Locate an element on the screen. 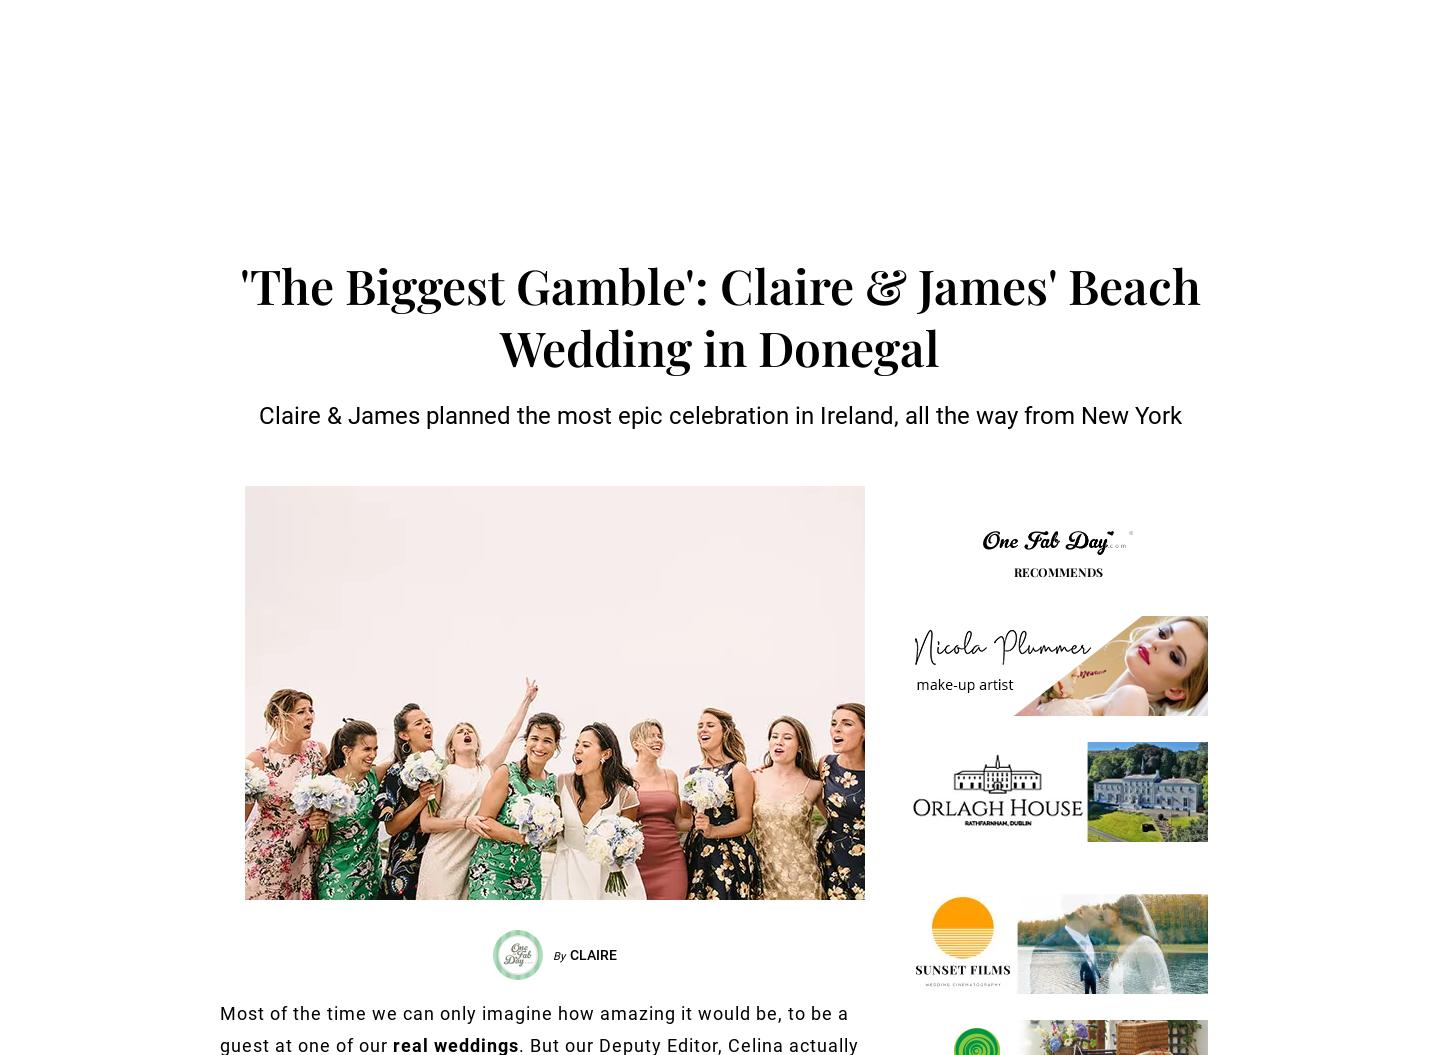 This screenshot has width=1440, height=1055. 'Wedding Style' is located at coordinates (566, 84).